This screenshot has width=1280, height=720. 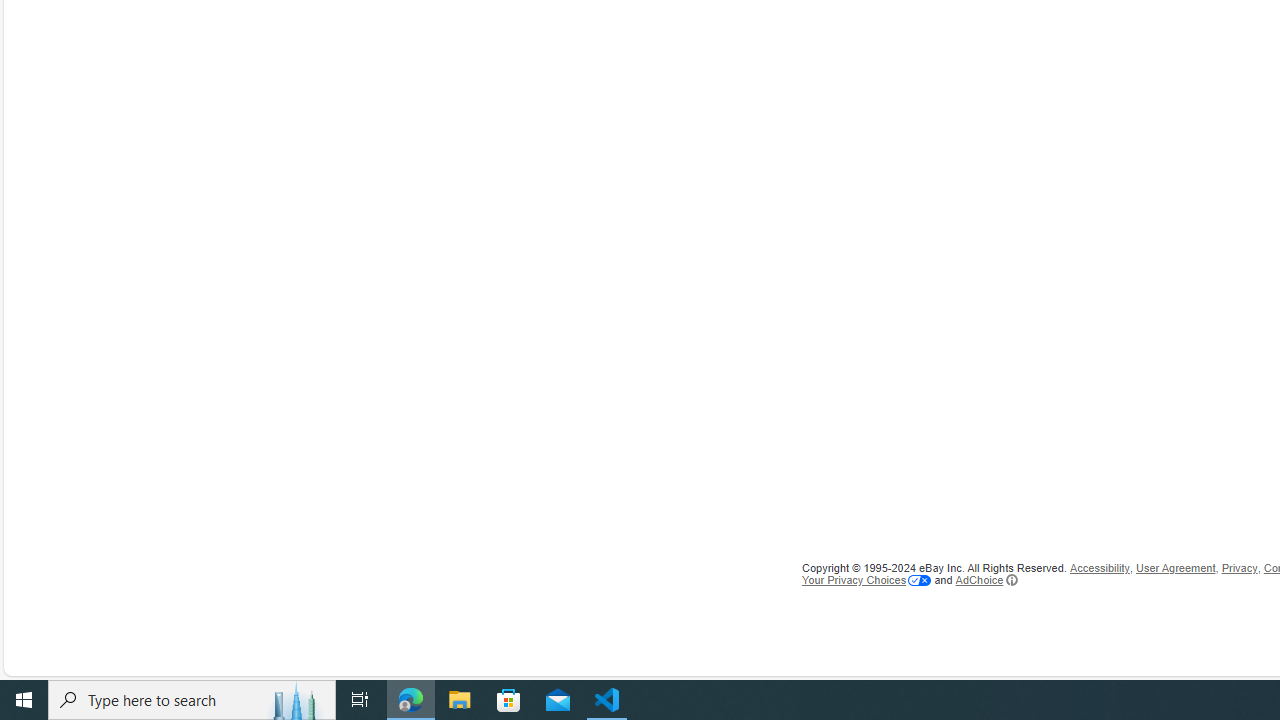 What do you see at coordinates (1176, 568) in the screenshot?
I see `'User Agreement'` at bounding box center [1176, 568].